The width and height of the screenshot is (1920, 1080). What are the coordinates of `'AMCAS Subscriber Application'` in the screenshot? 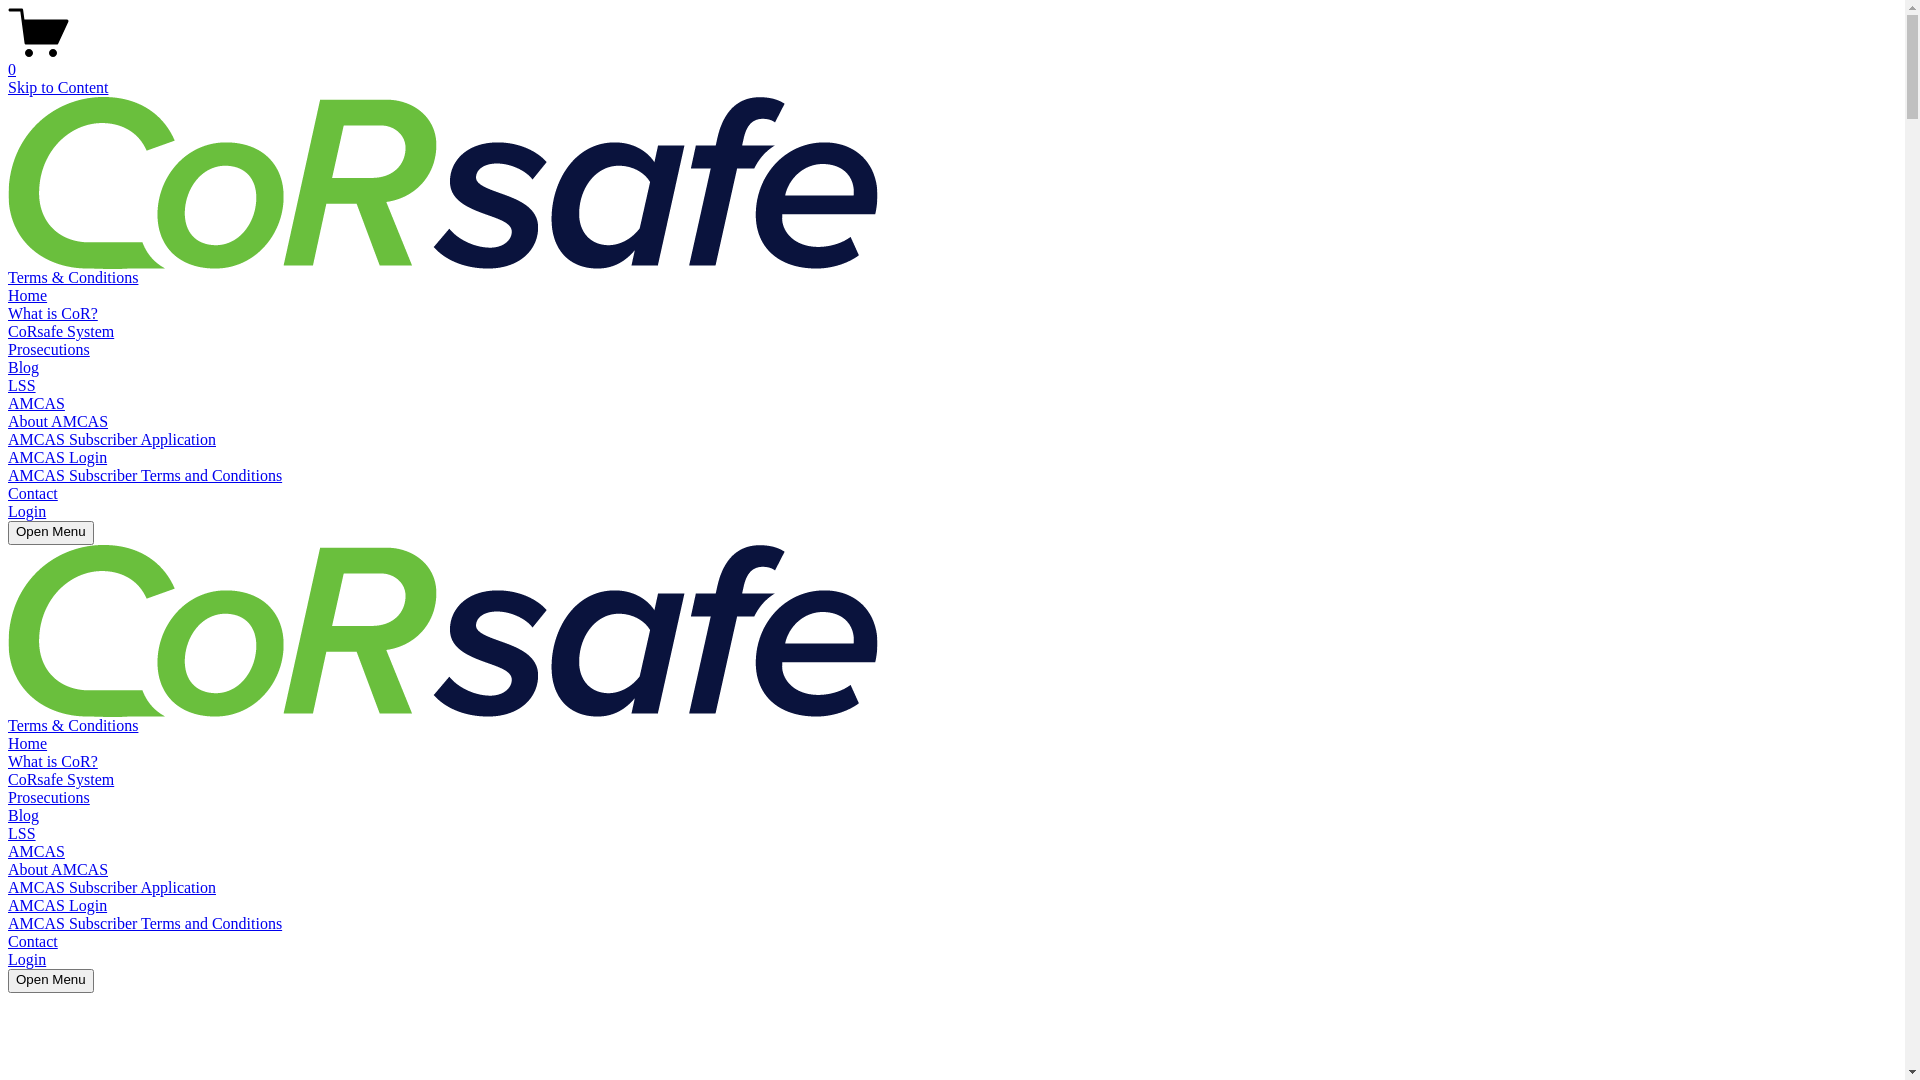 It's located at (110, 886).